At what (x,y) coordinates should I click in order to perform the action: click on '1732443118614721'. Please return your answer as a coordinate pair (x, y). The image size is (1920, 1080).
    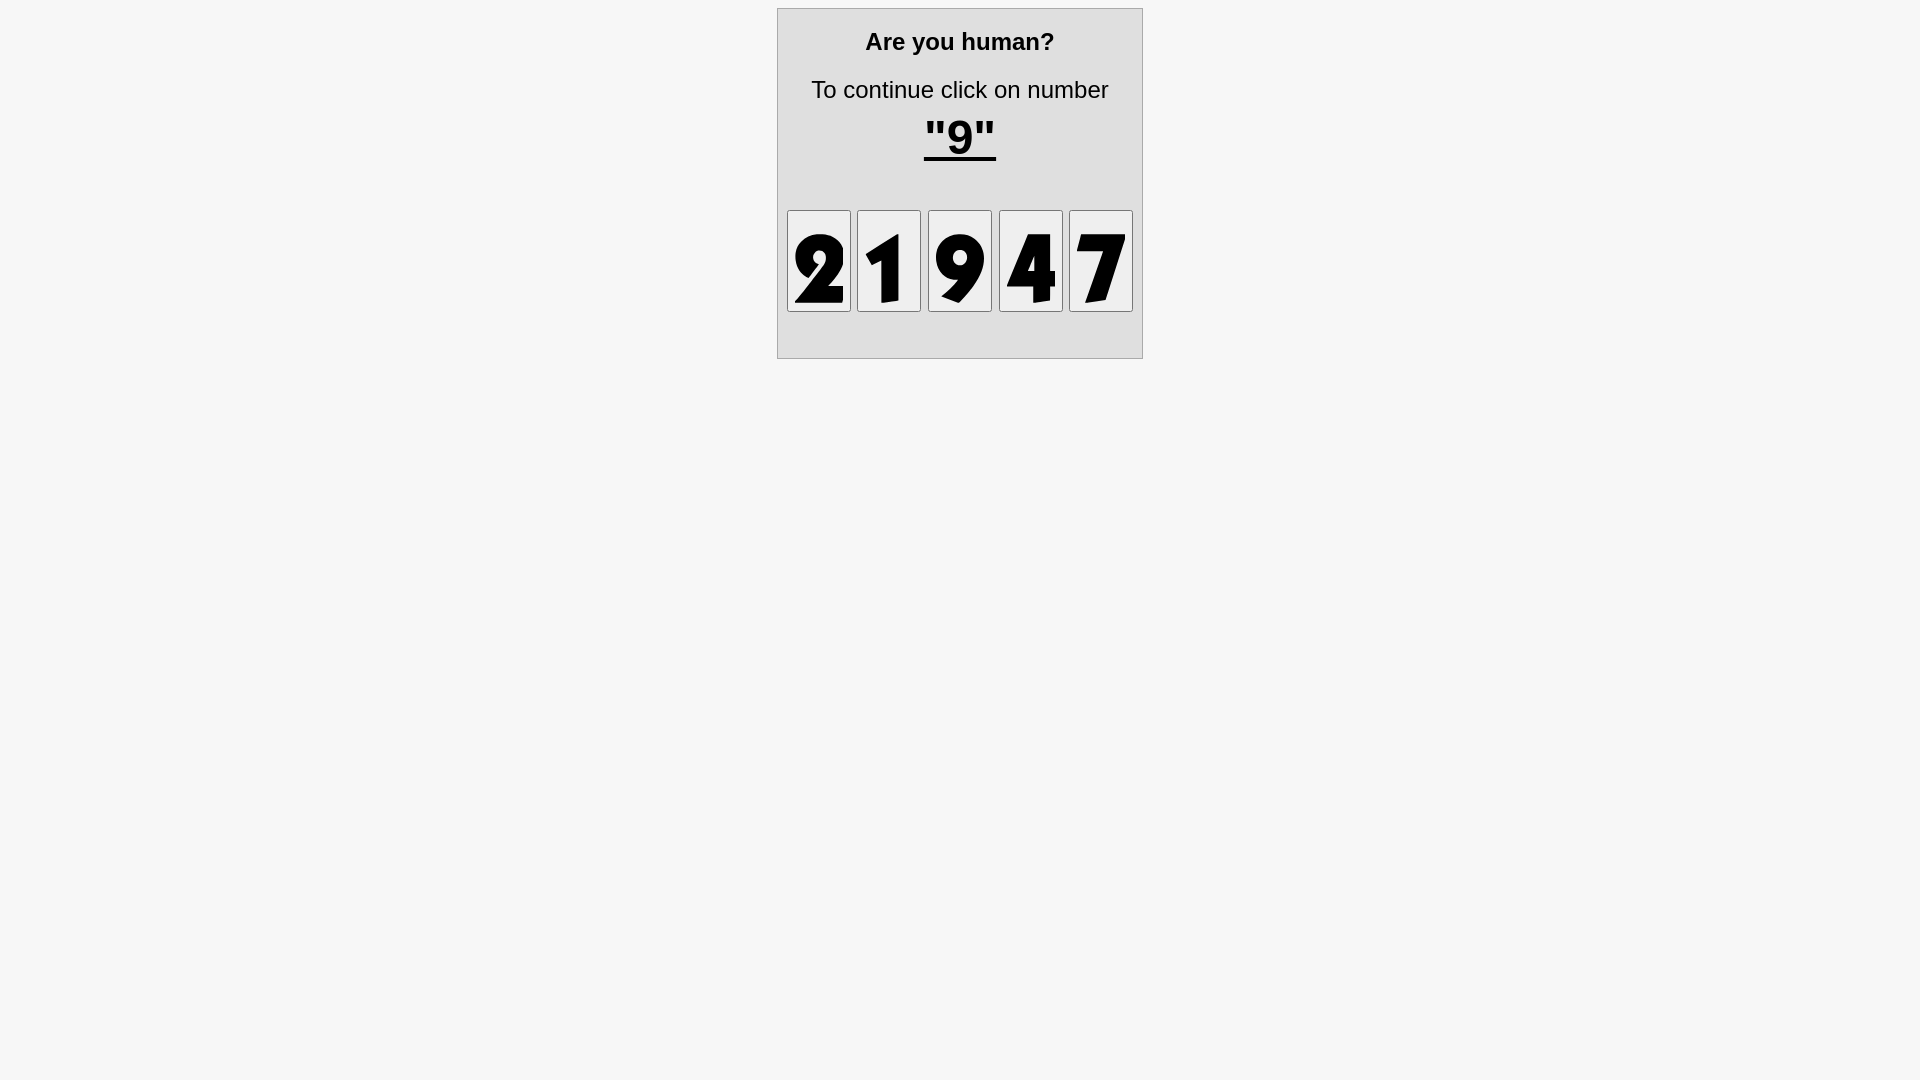
    Looking at the image, I should click on (887, 260).